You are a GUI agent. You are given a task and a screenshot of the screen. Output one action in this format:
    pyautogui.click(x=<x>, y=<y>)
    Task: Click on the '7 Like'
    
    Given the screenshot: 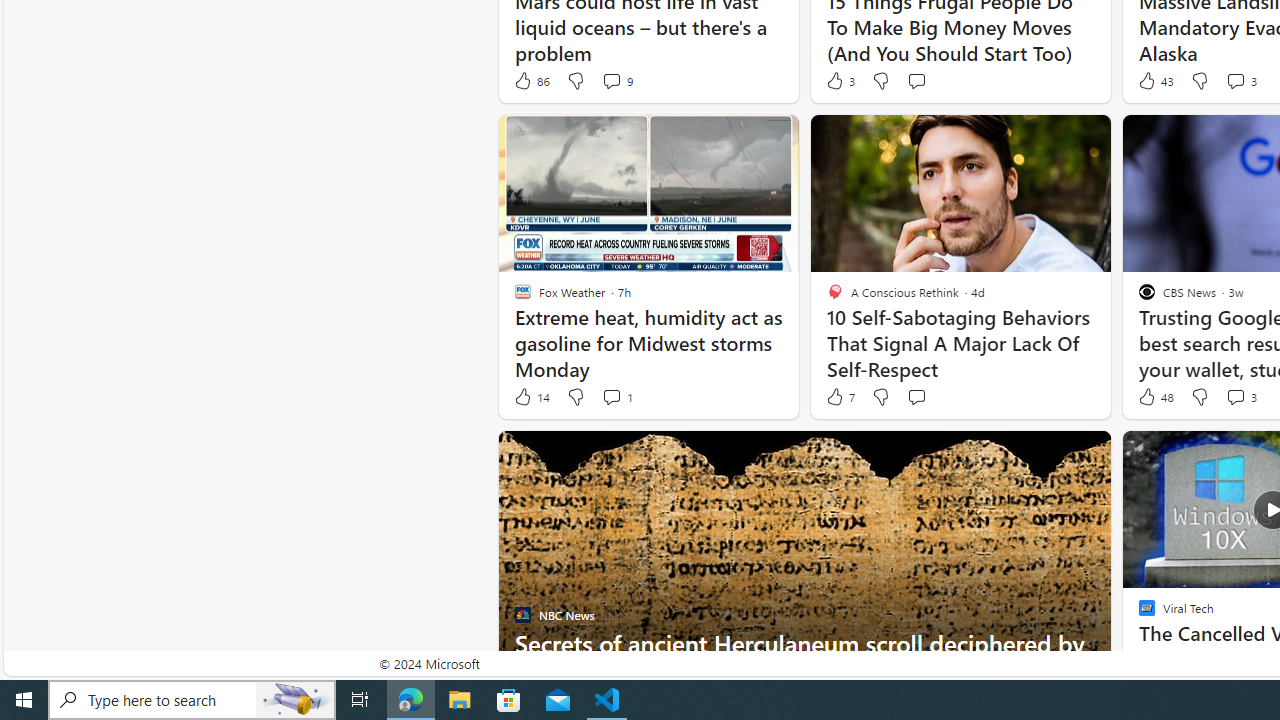 What is the action you would take?
    pyautogui.click(x=839, y=397)
    